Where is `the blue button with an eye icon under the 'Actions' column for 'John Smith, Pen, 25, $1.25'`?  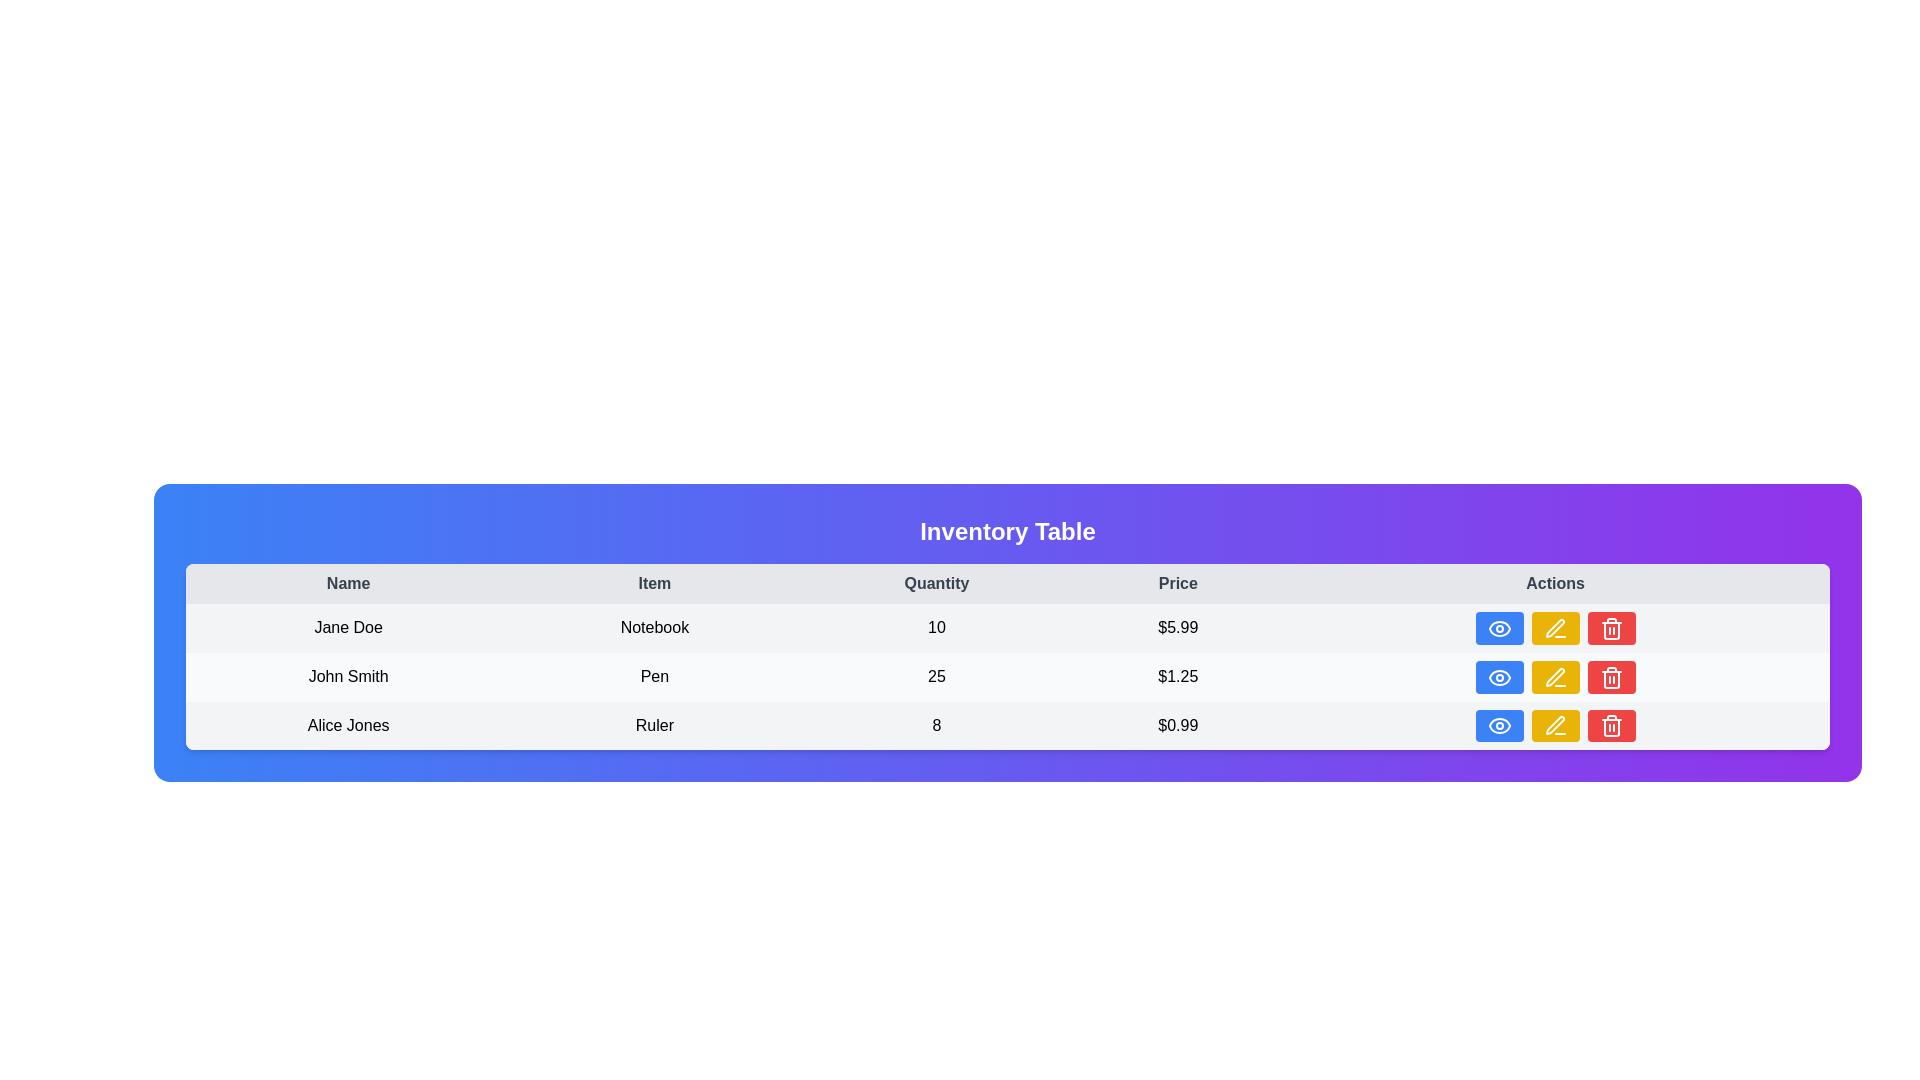 the blue button with an eye icon under the 'Actions' column for 'John Smith, Pen, 25, $1.25' is located at coordinates (1499, 676).